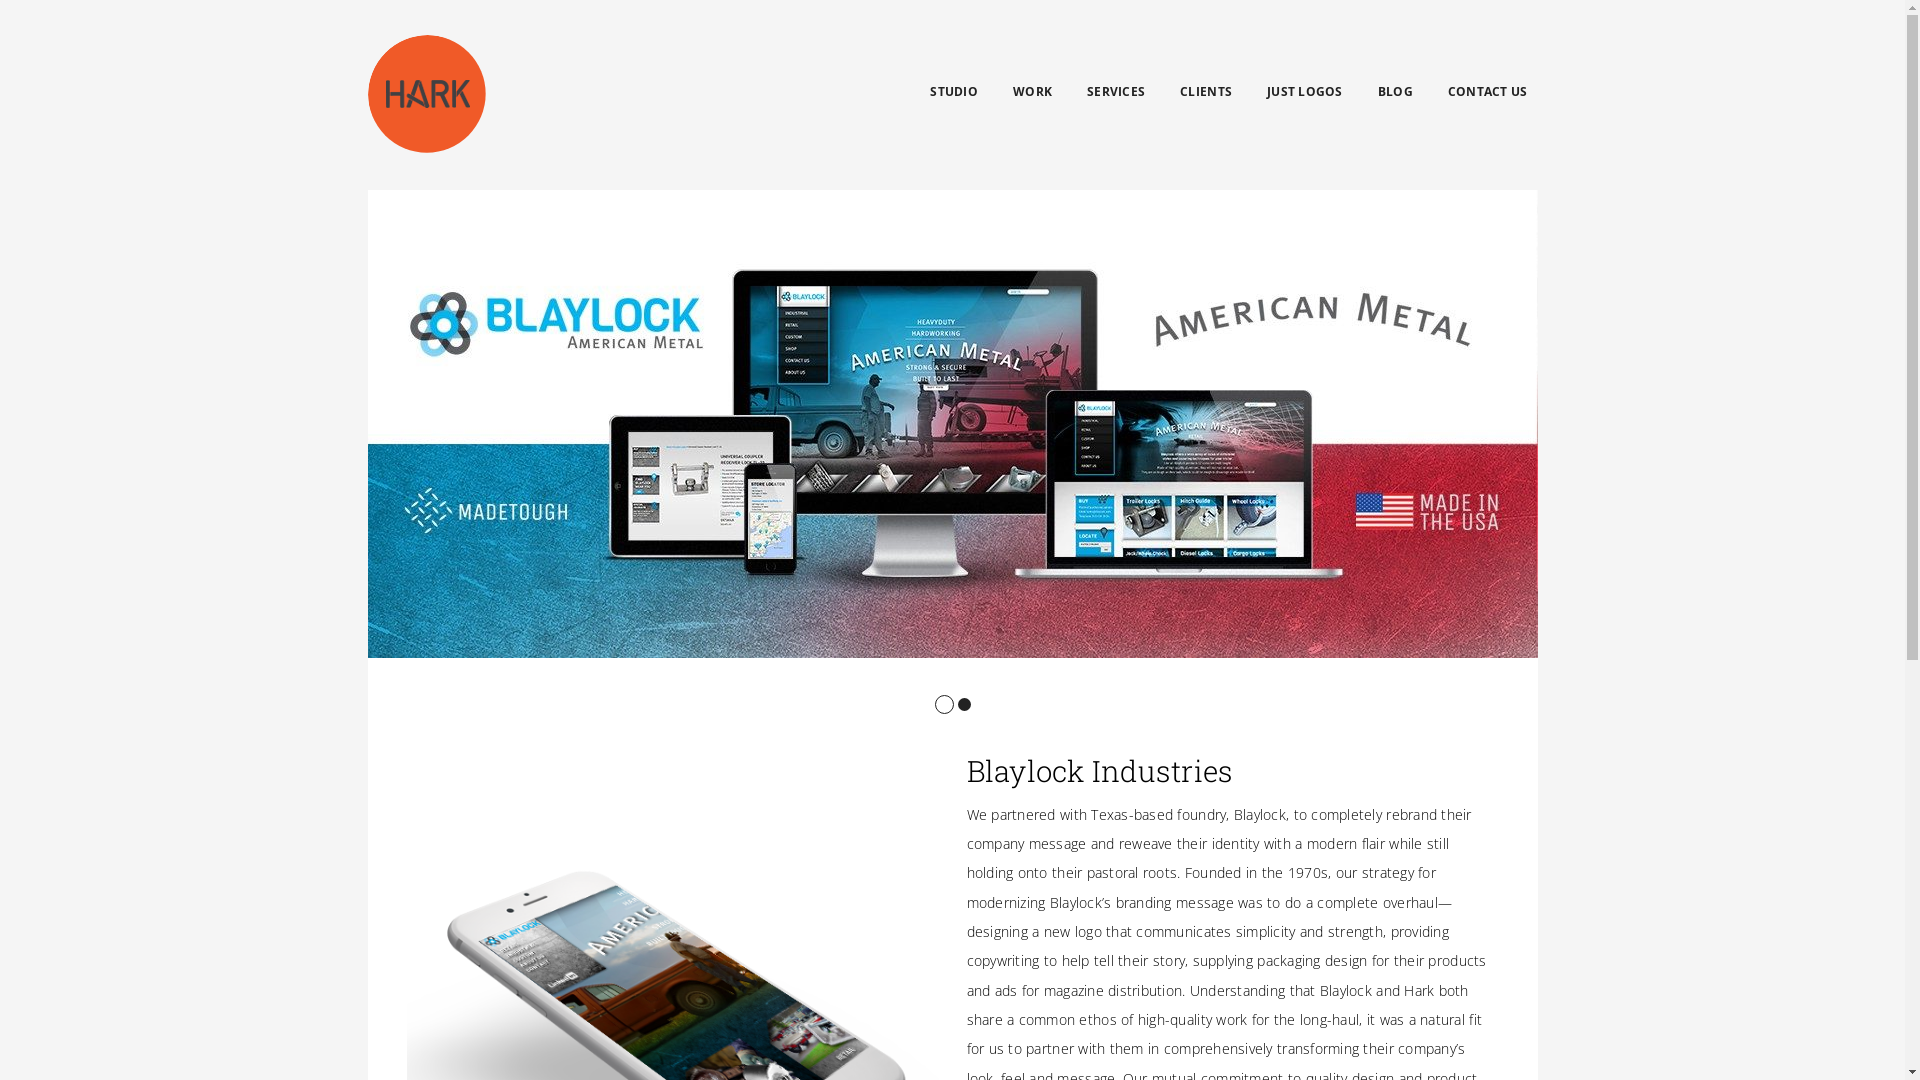 The width and height of the screenshot is (1920, 1080). Describe the element at coordinates (1032, 92) in the screenshot. I see `'WORK'` at that location.